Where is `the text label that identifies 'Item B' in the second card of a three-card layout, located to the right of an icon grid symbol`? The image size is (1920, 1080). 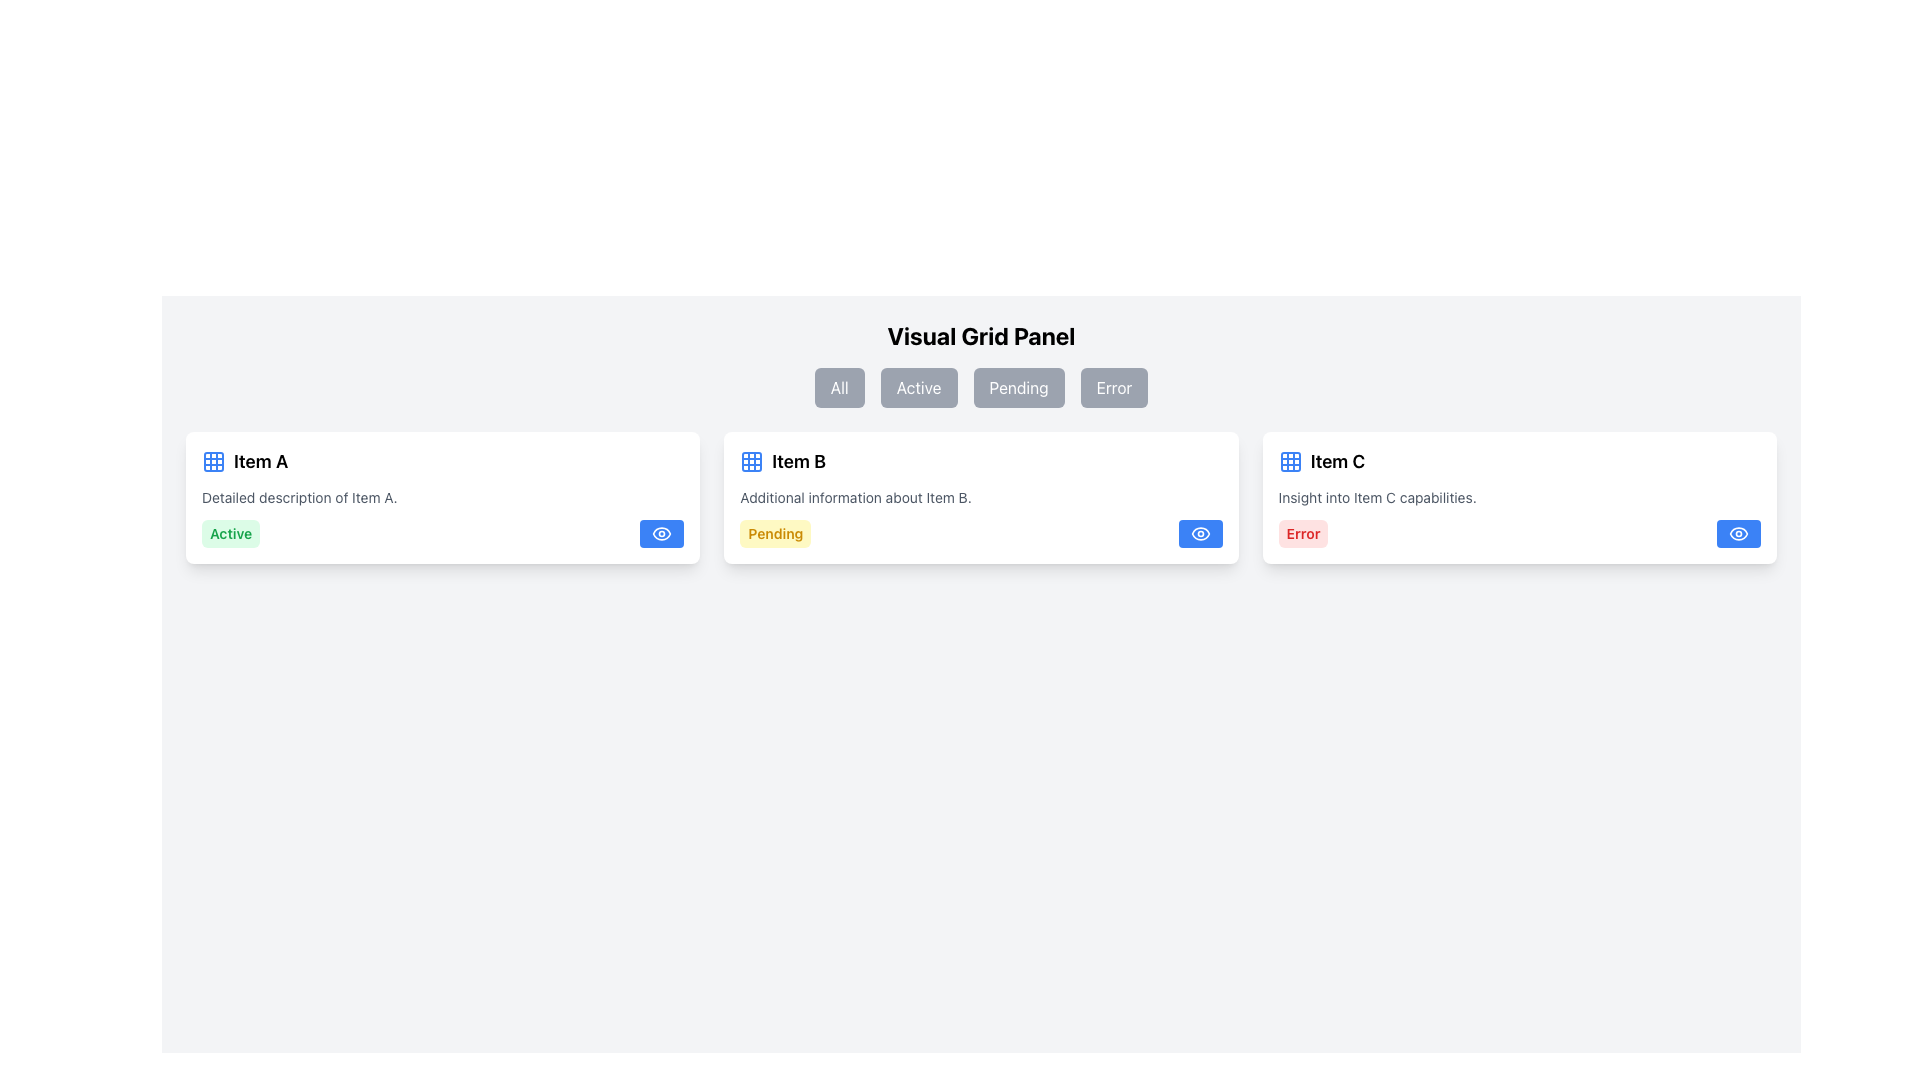 the text label that identifies 'Item B' in the second card of a three-card layout, located to the right of an icon grid symbol is located at coordinates (798, 462).